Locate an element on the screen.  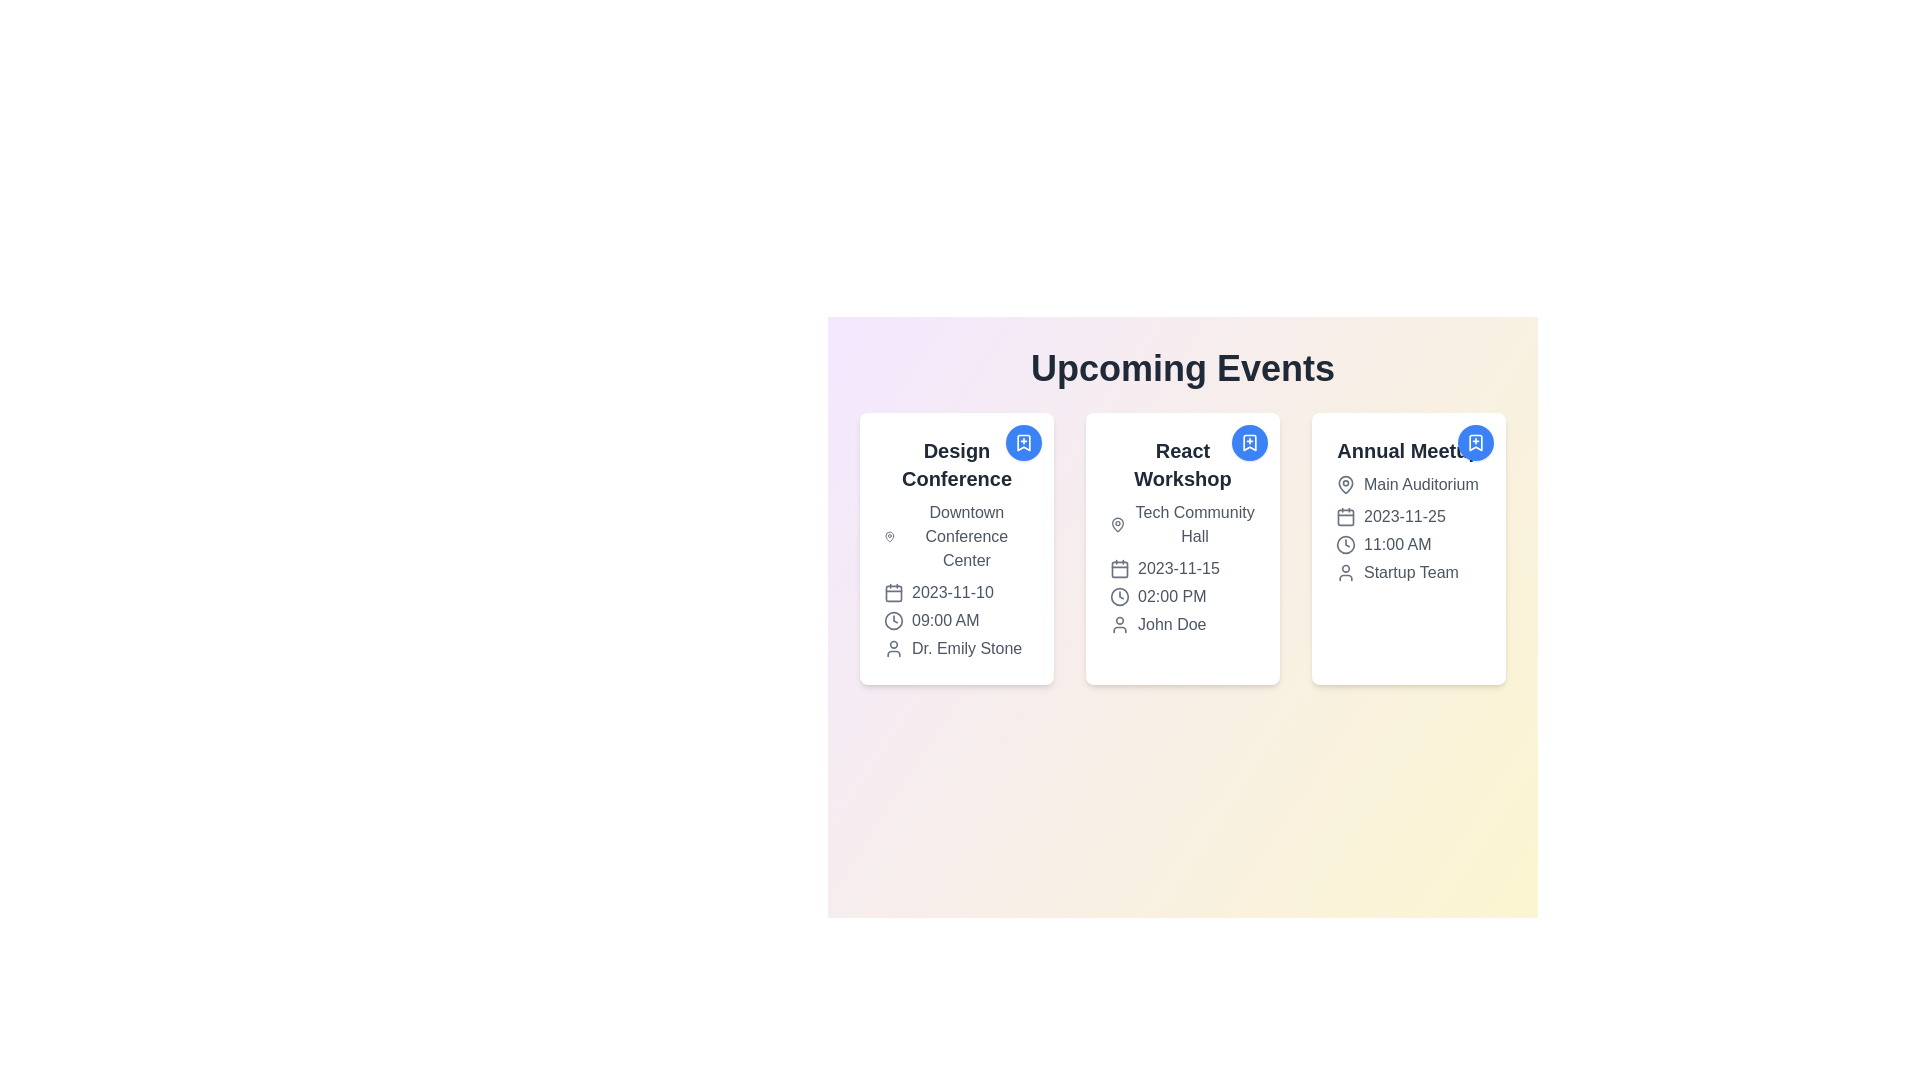
the circular blue icon button located at the top-right corner of the 'Design Conference' card is located at coordinates (1023, 442).